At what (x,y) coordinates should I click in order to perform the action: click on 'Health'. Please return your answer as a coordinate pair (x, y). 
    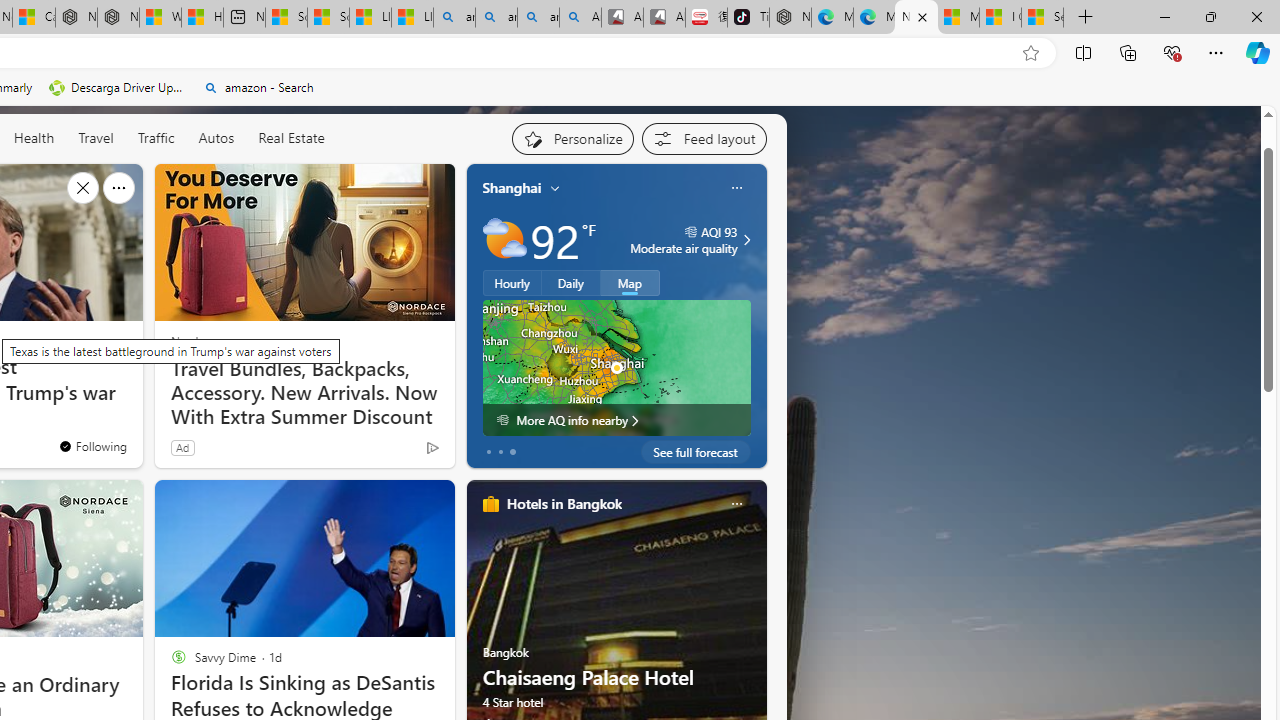
    Looking at the image, I should click on (34, 136).